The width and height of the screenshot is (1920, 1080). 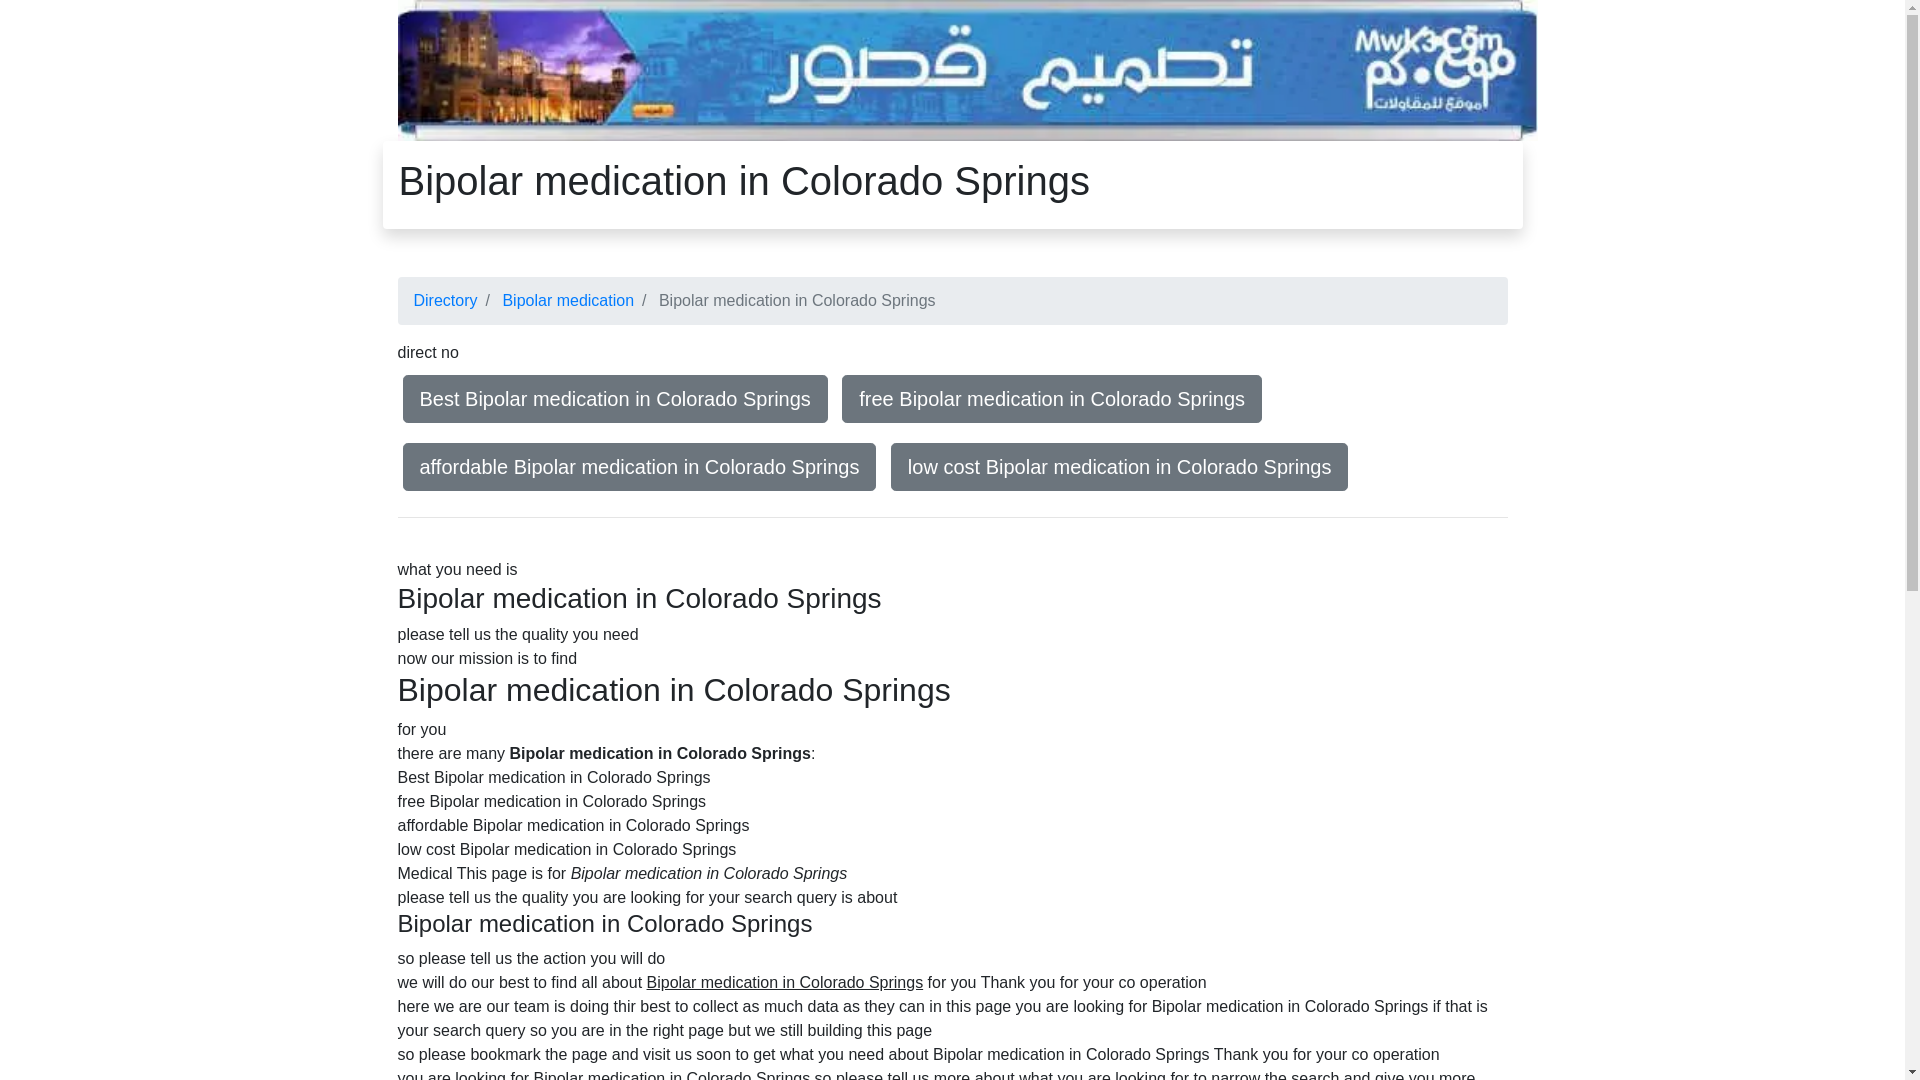 I want to click on 'Directory', so click(x=445, y=300).